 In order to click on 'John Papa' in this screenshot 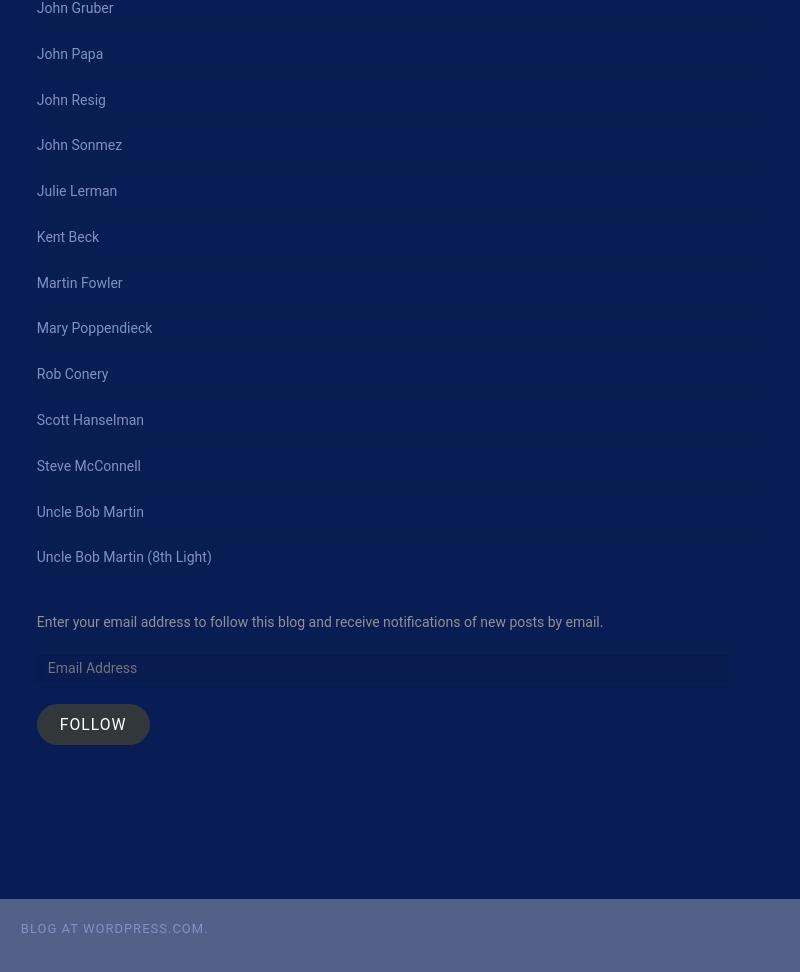, I will do `click(69, 52)`.